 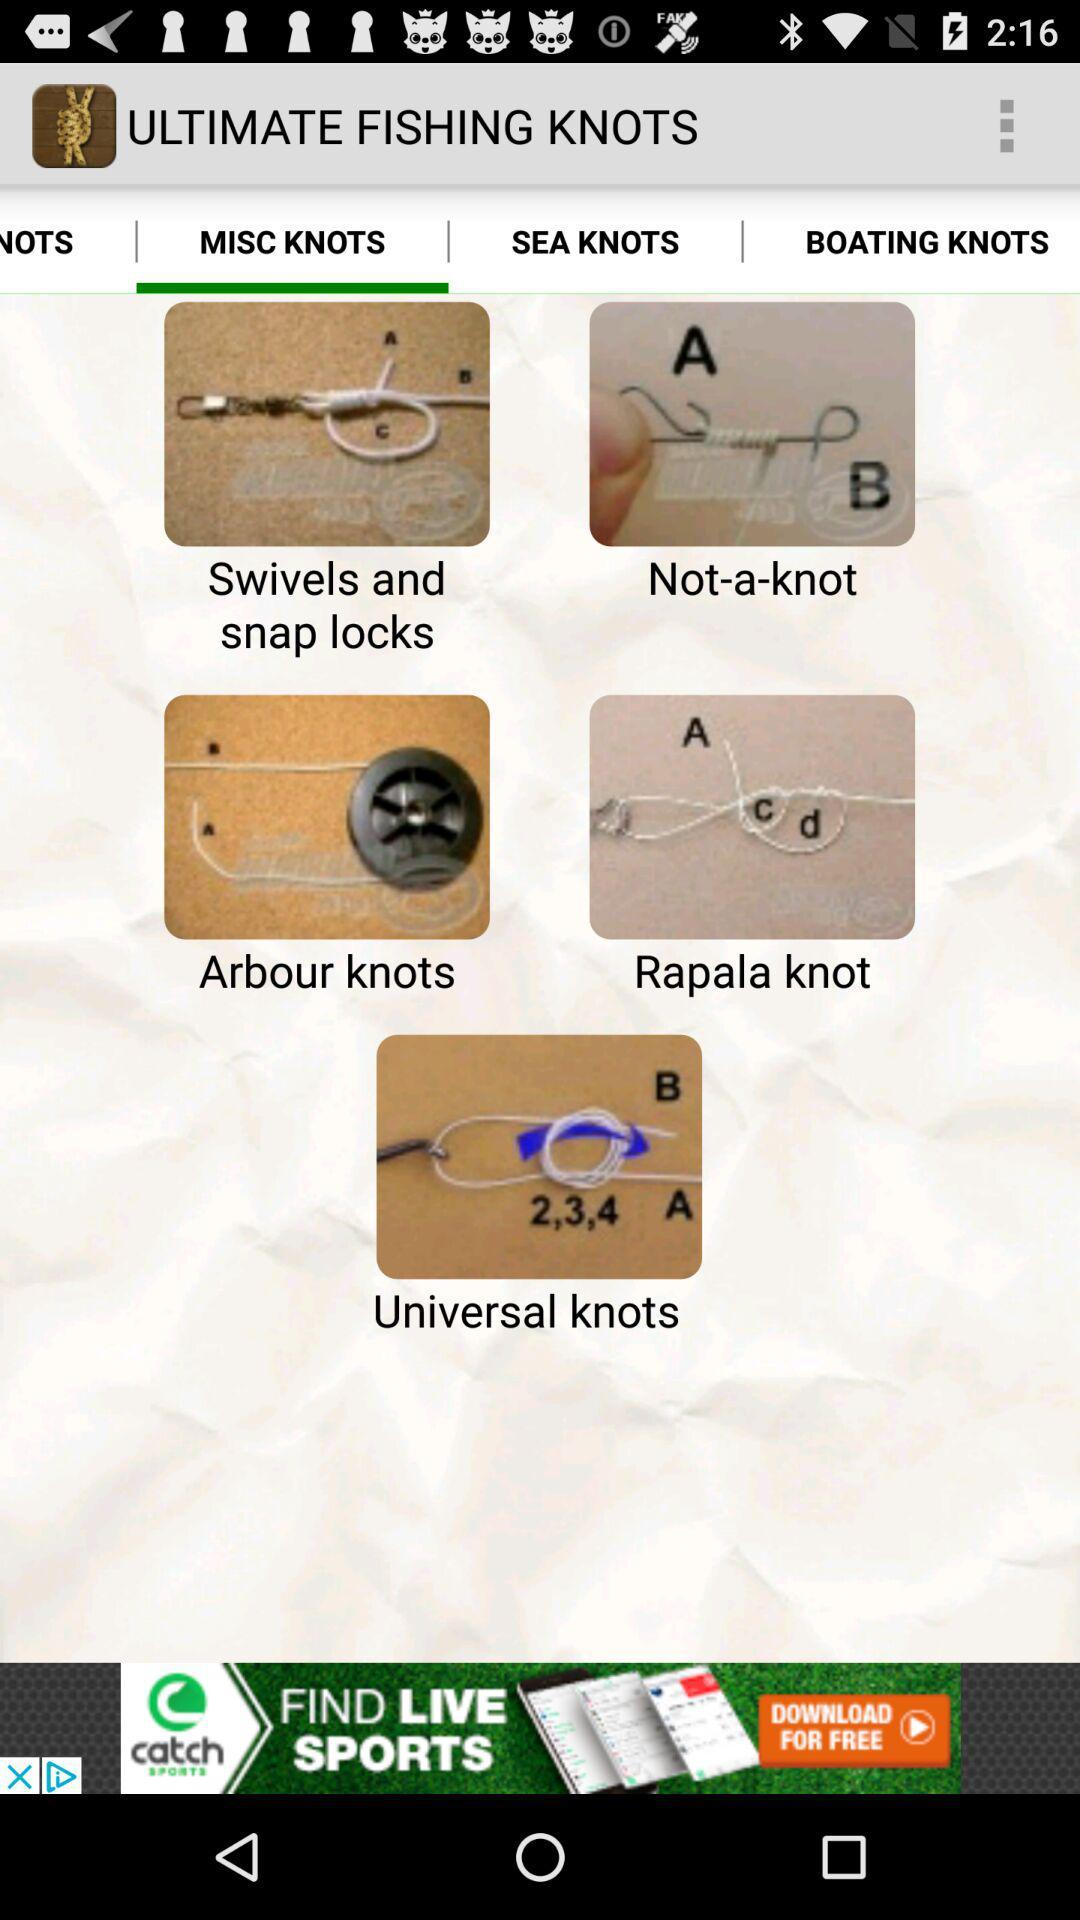 I want to click on open arbour knots, so click(x=326, y=817).